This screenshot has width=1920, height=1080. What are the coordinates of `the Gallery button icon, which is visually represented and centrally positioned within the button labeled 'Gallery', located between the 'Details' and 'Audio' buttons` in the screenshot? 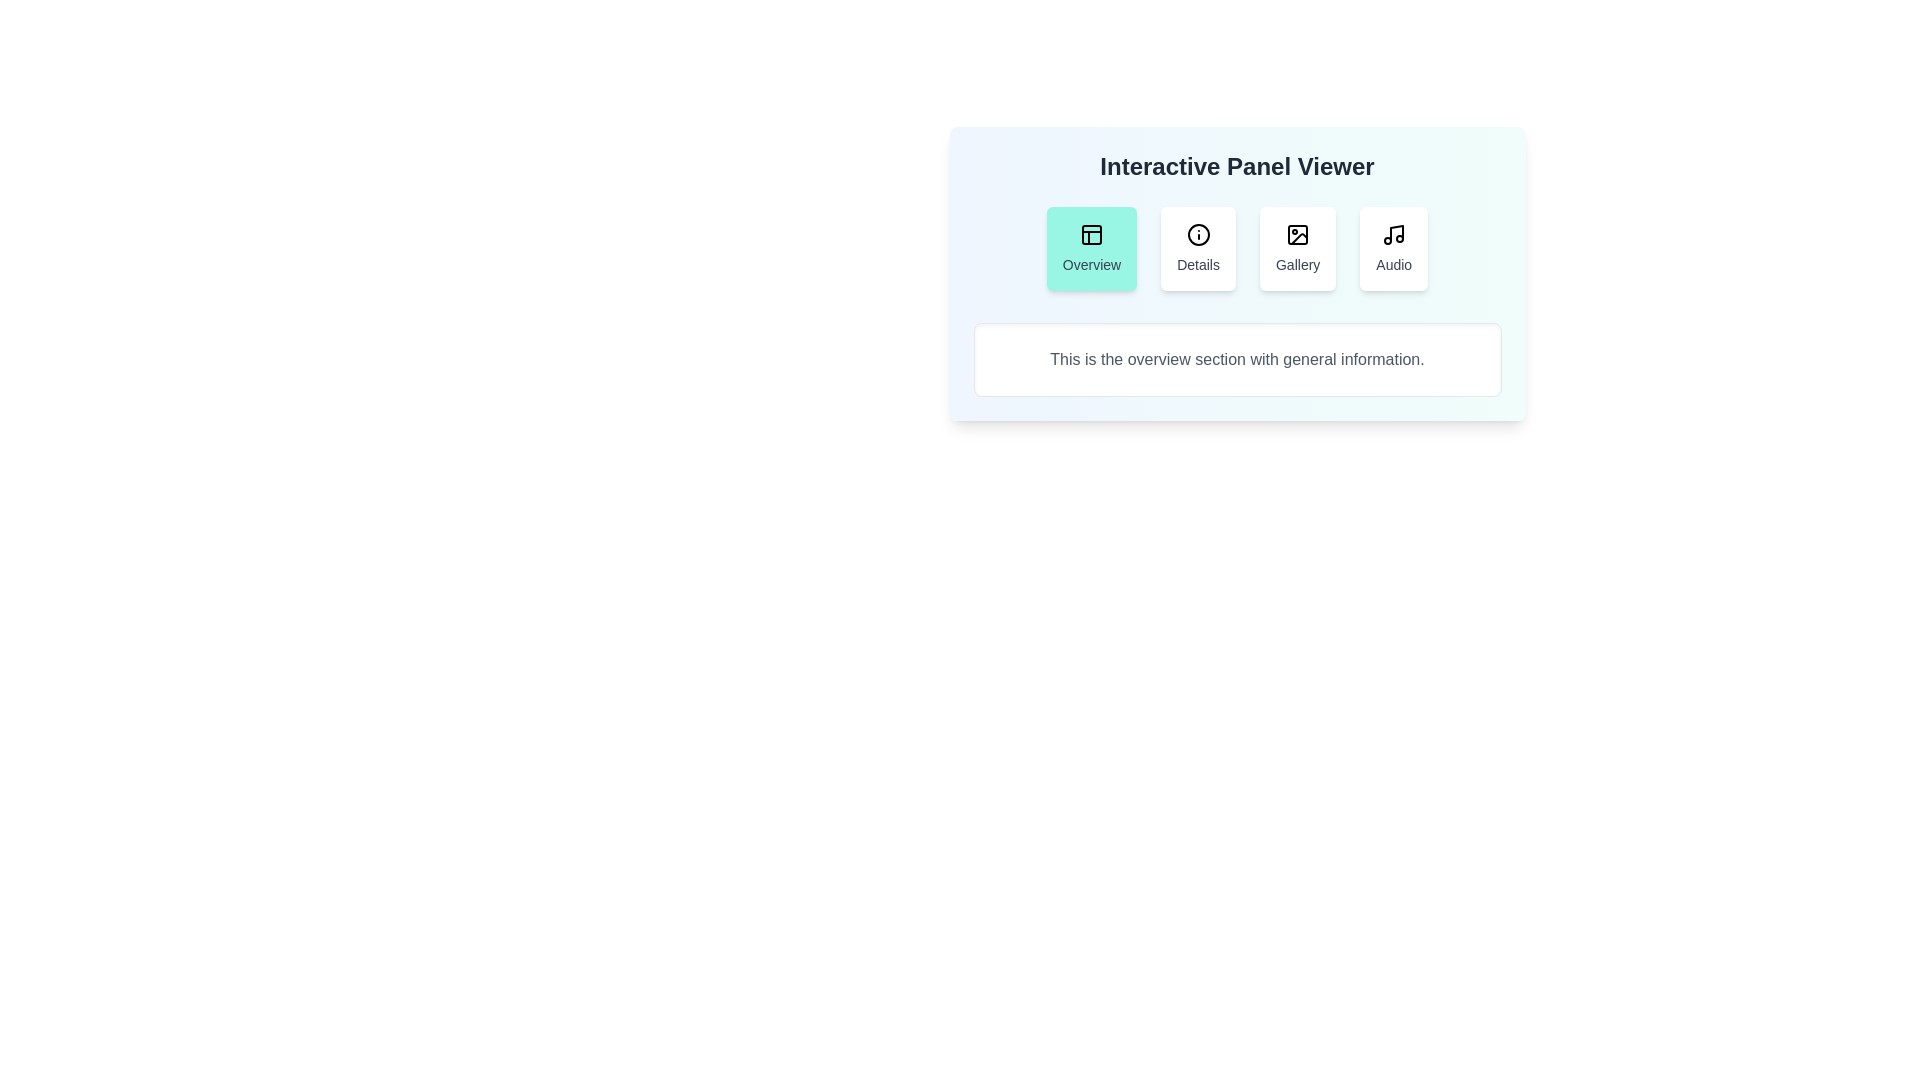 It's located at (1297, 234).